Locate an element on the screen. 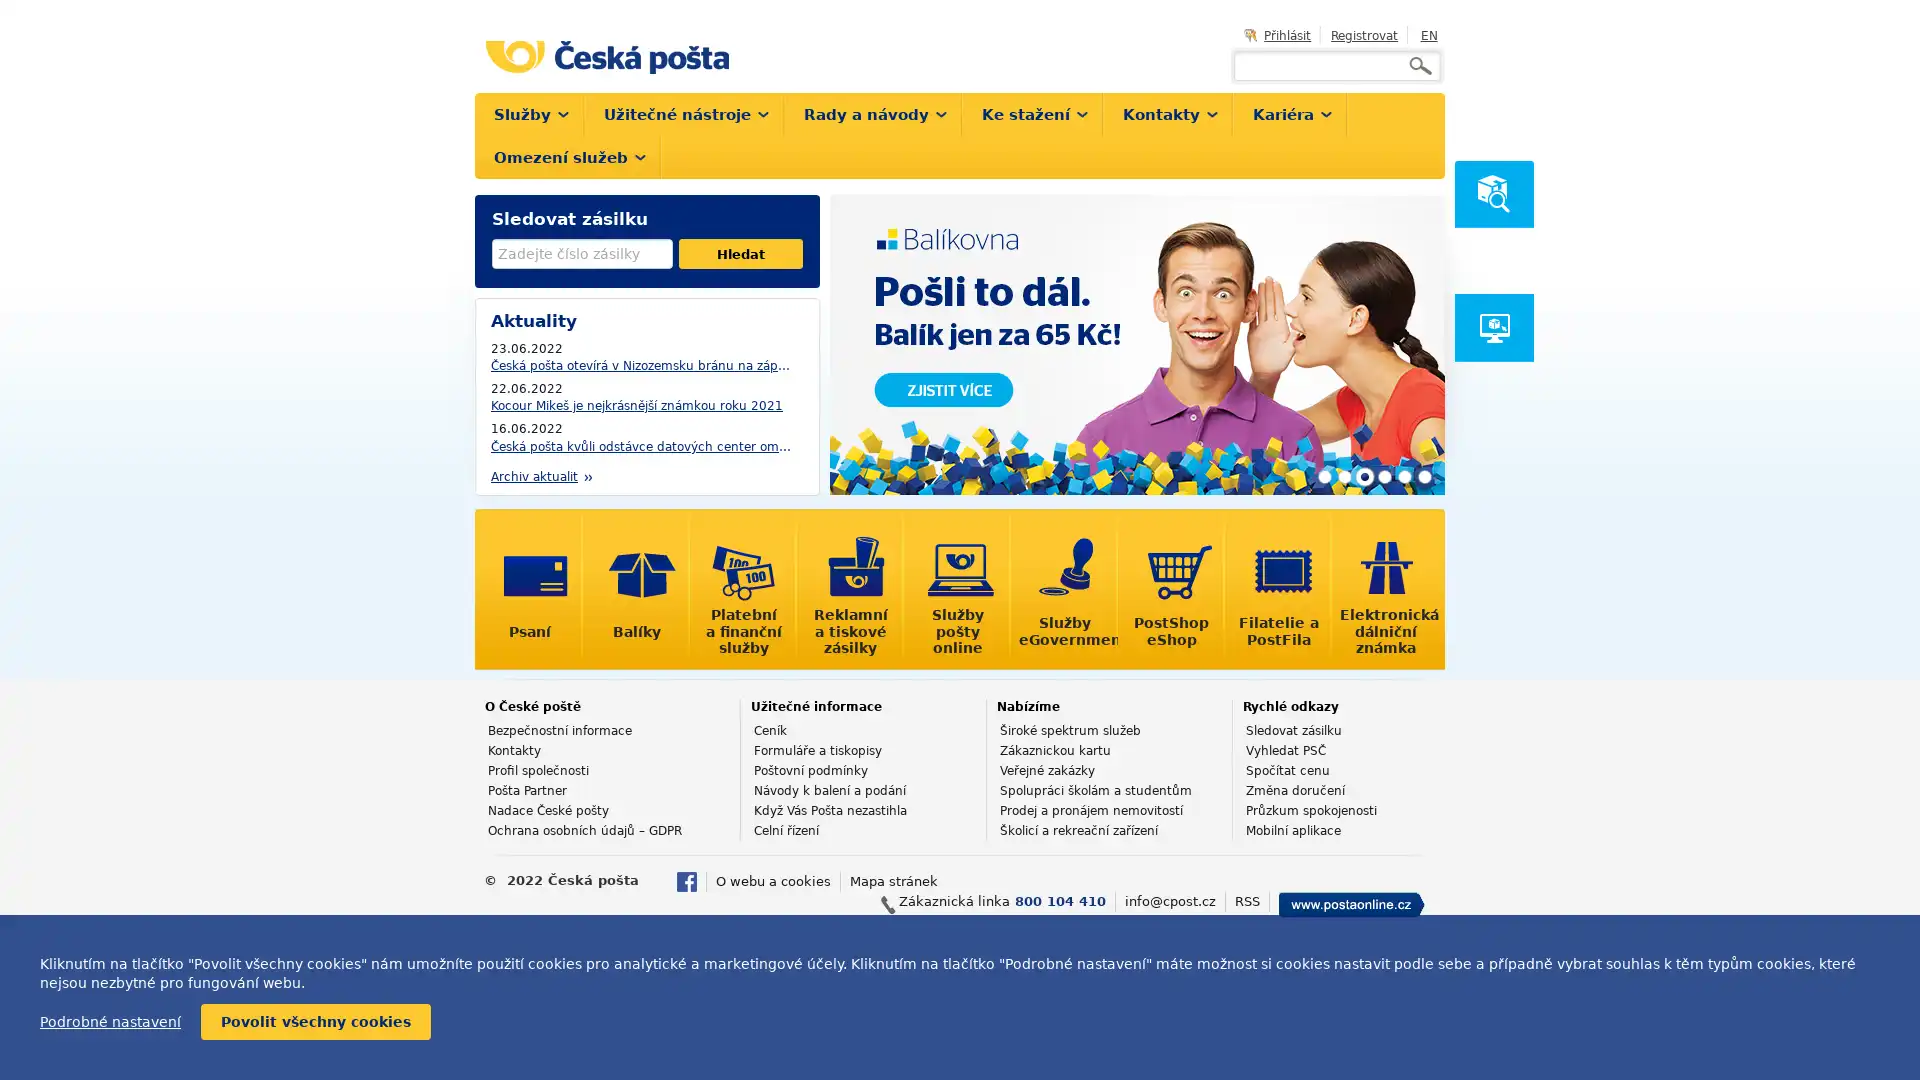  Povolit vsechny cookies is located at coordinates (315, 1022).